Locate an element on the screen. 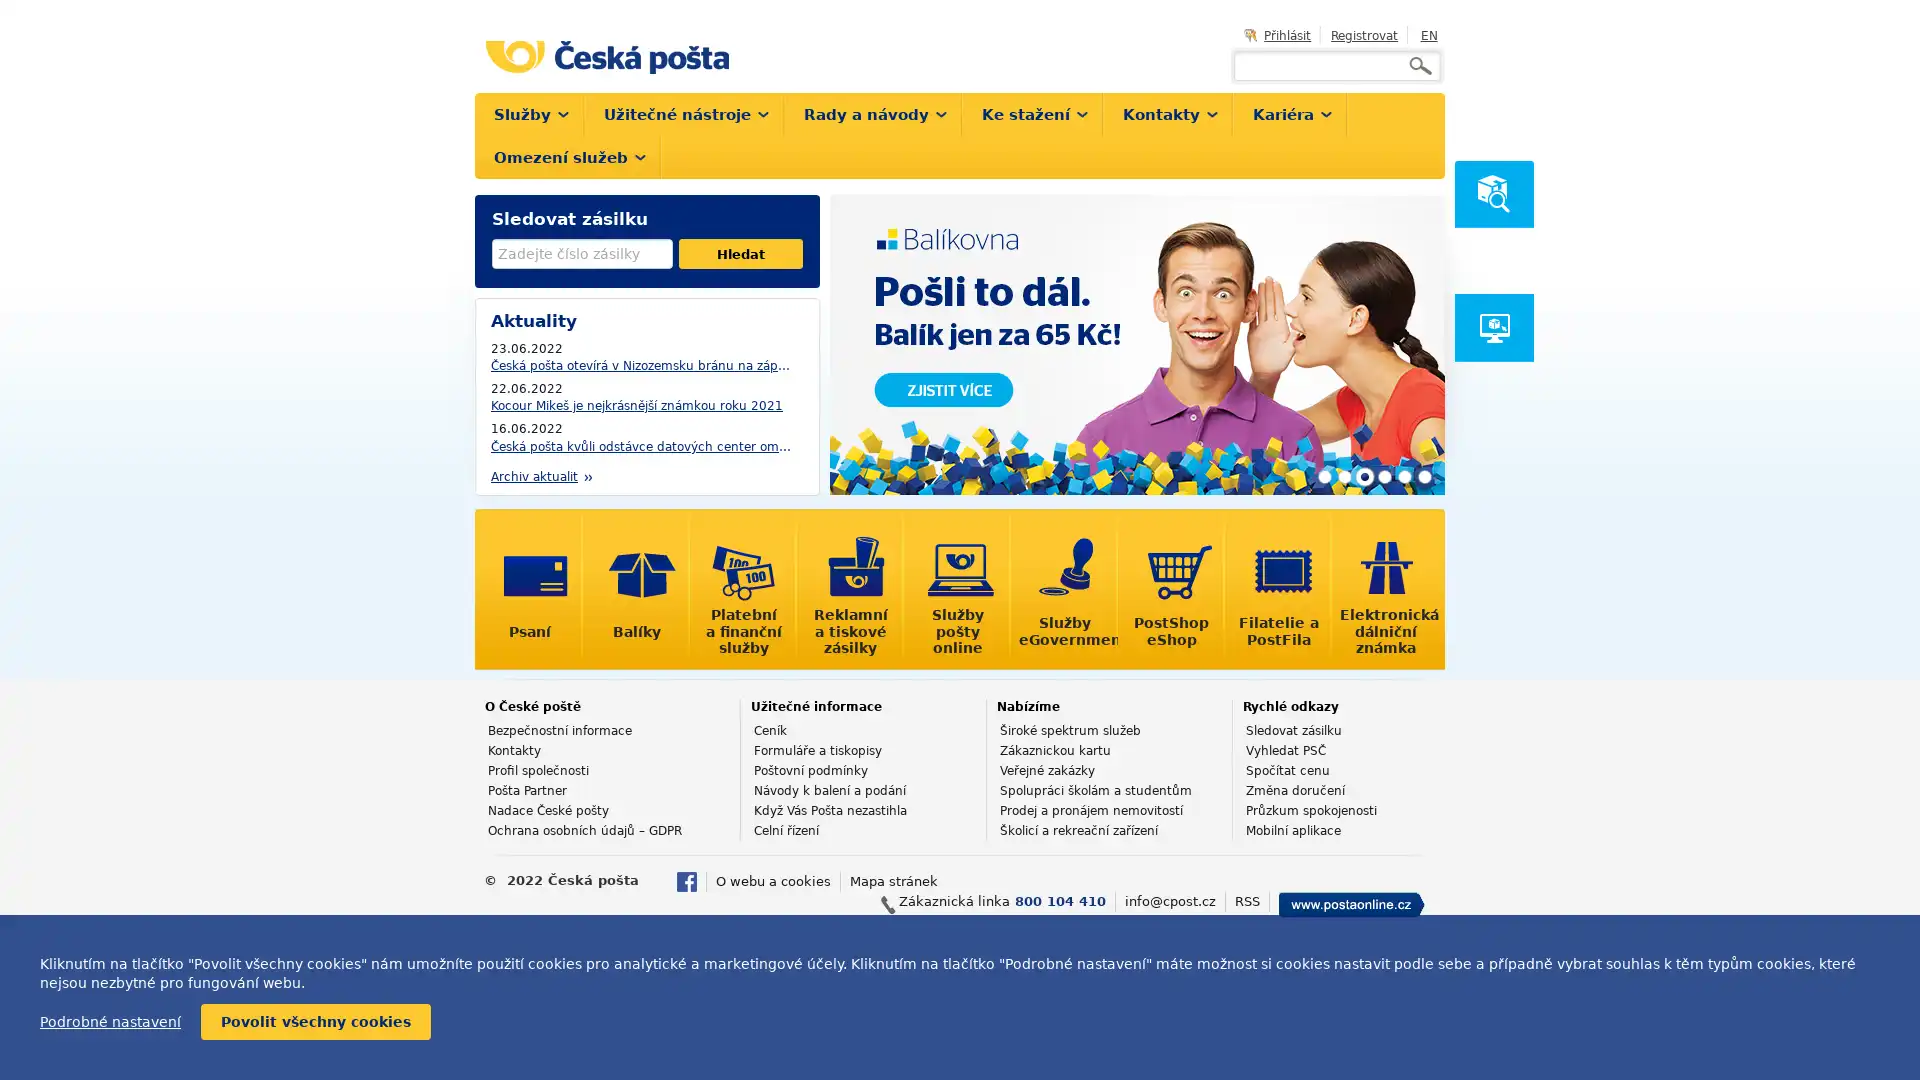  Povolit vsechny cookies is located at coordinates (315, 1022).